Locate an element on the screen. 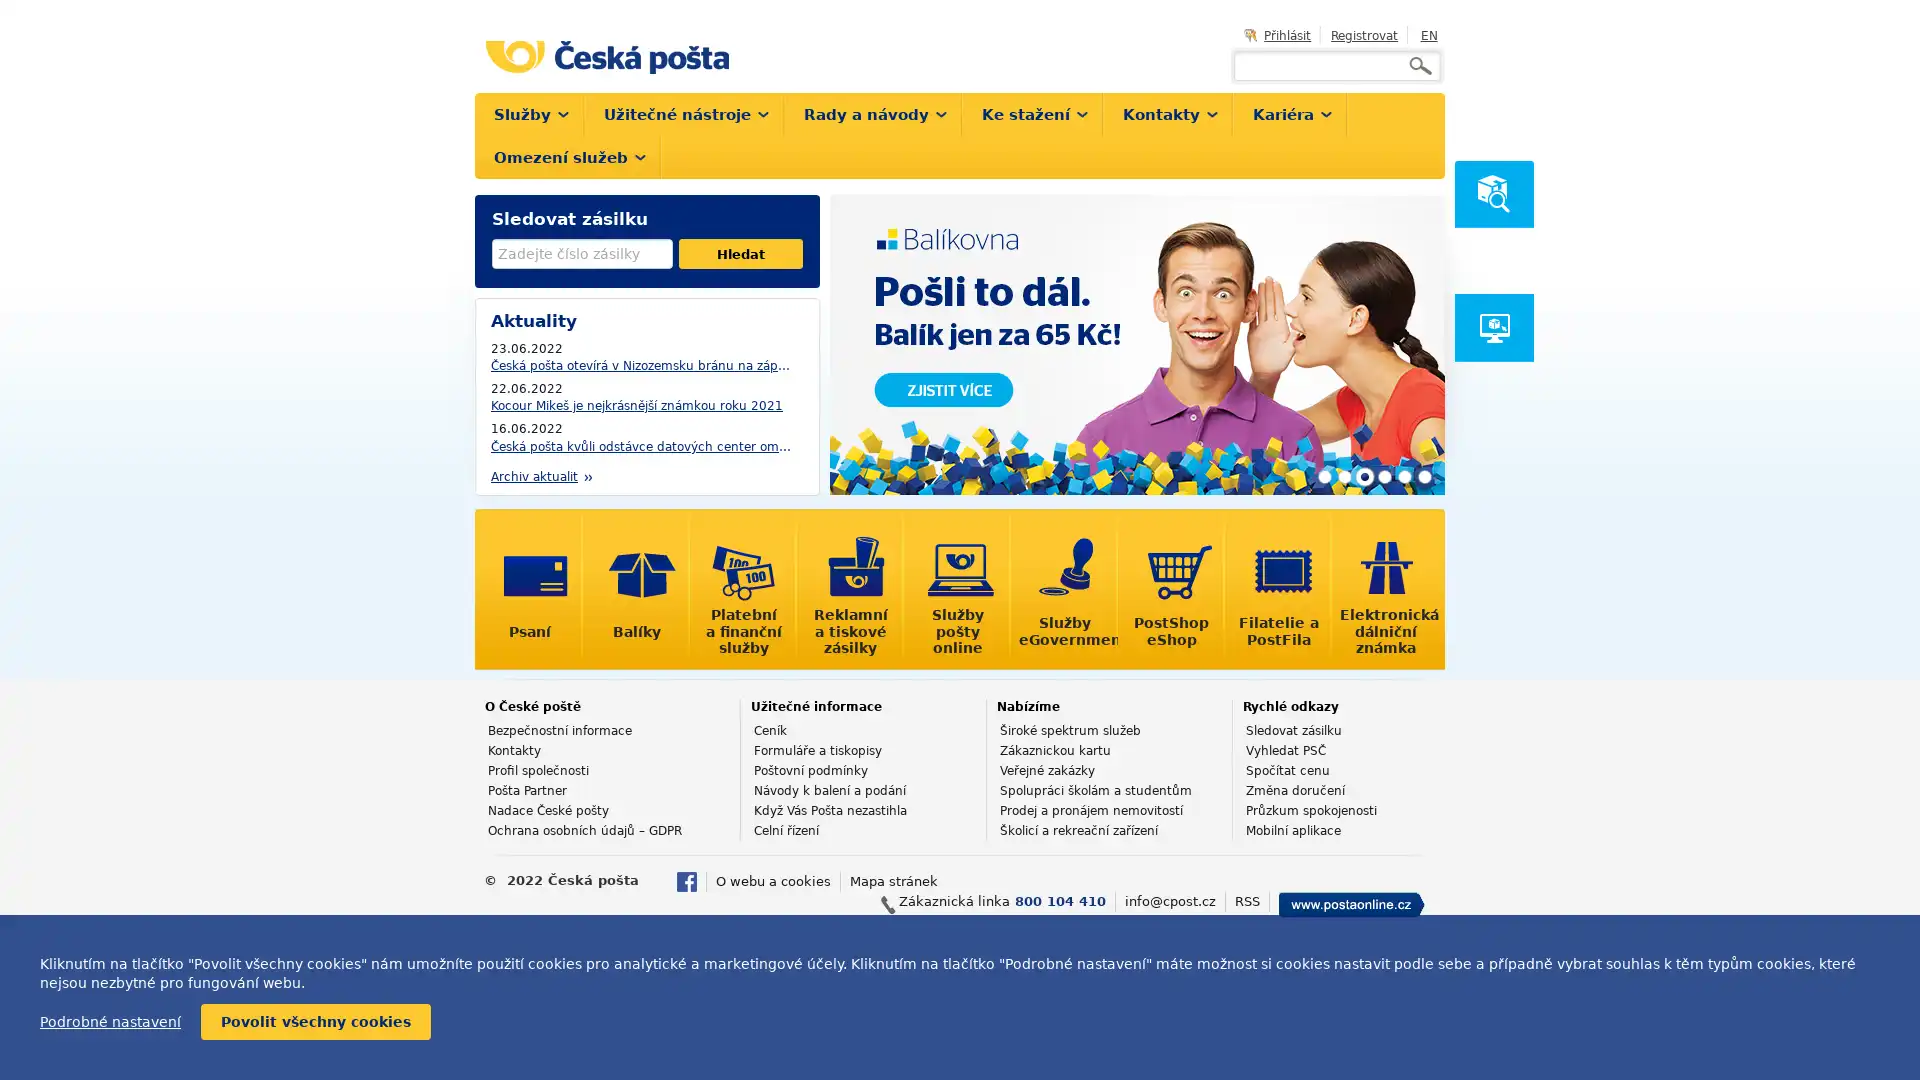  Povolit vsechny cookies is located at coordinates (315, 1022).